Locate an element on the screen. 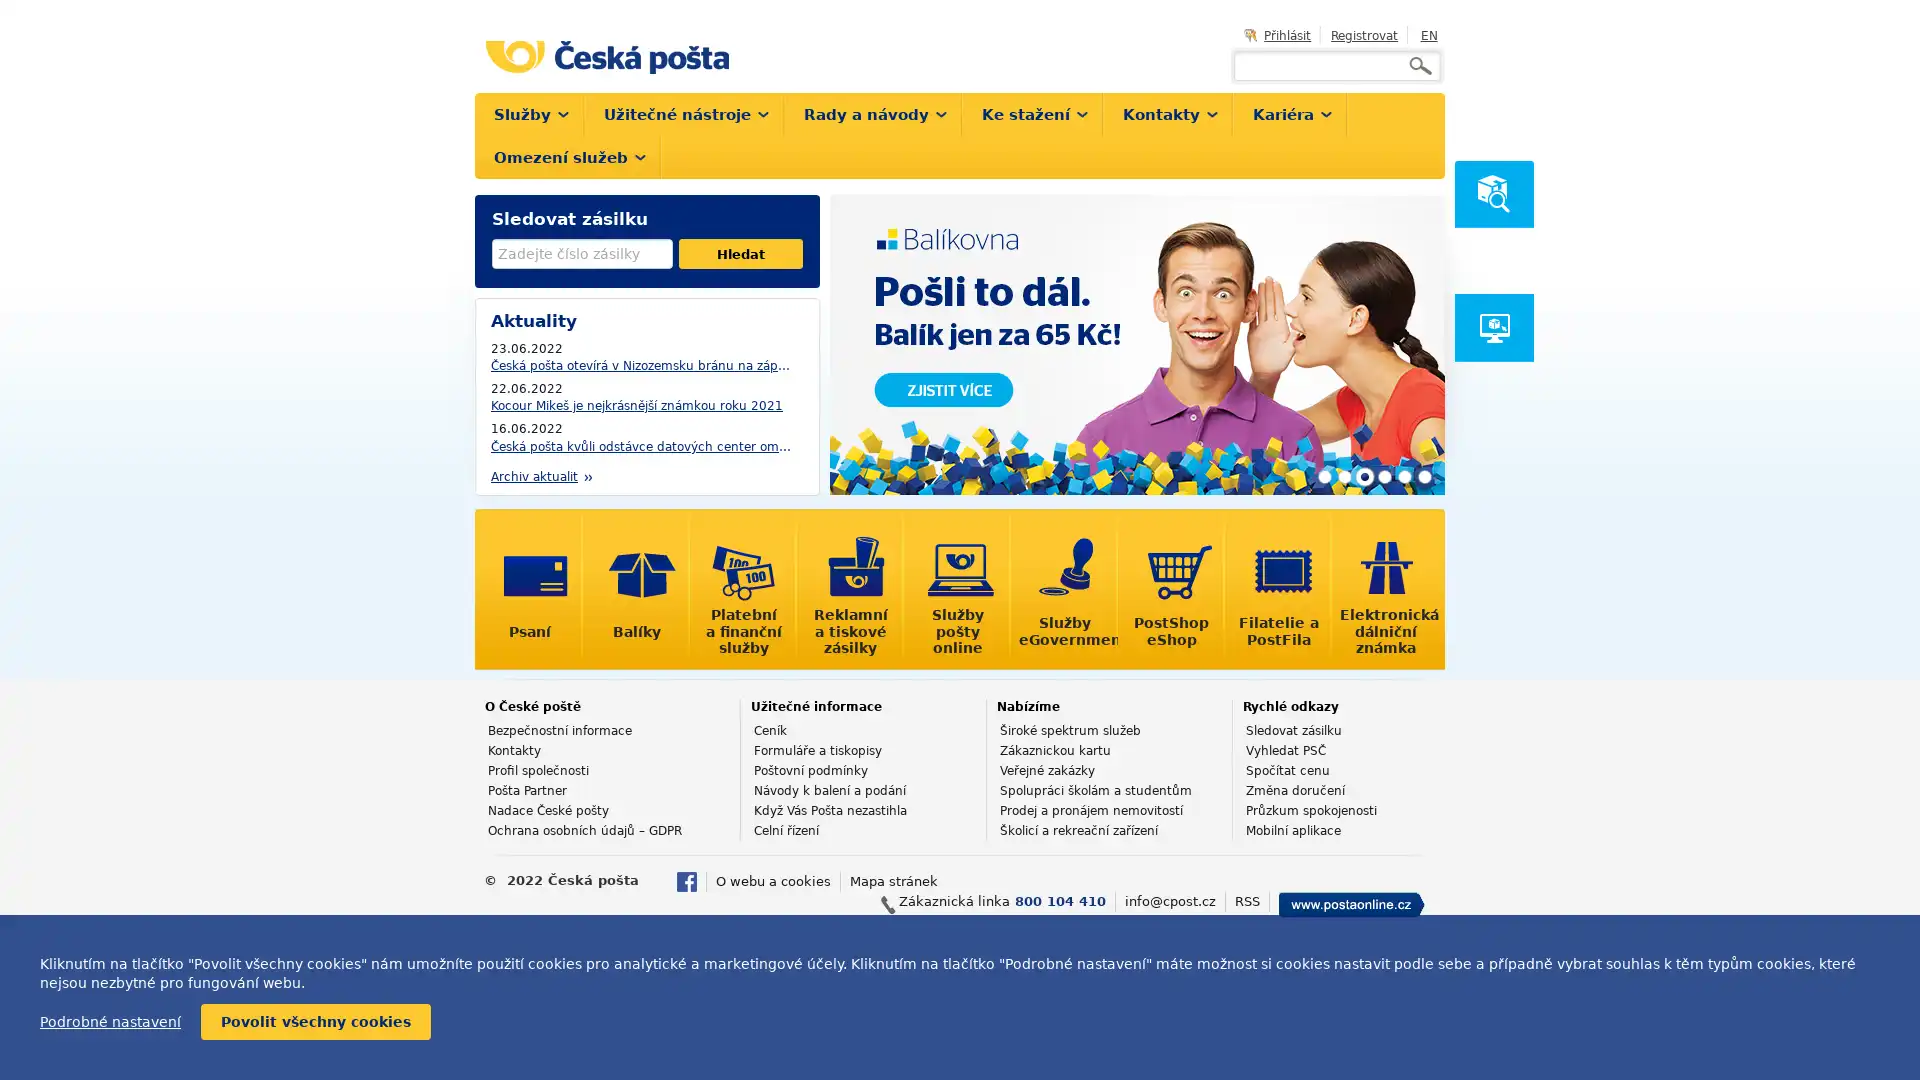  Povolit vsechny cookies is located at coordinates (315, 1022).